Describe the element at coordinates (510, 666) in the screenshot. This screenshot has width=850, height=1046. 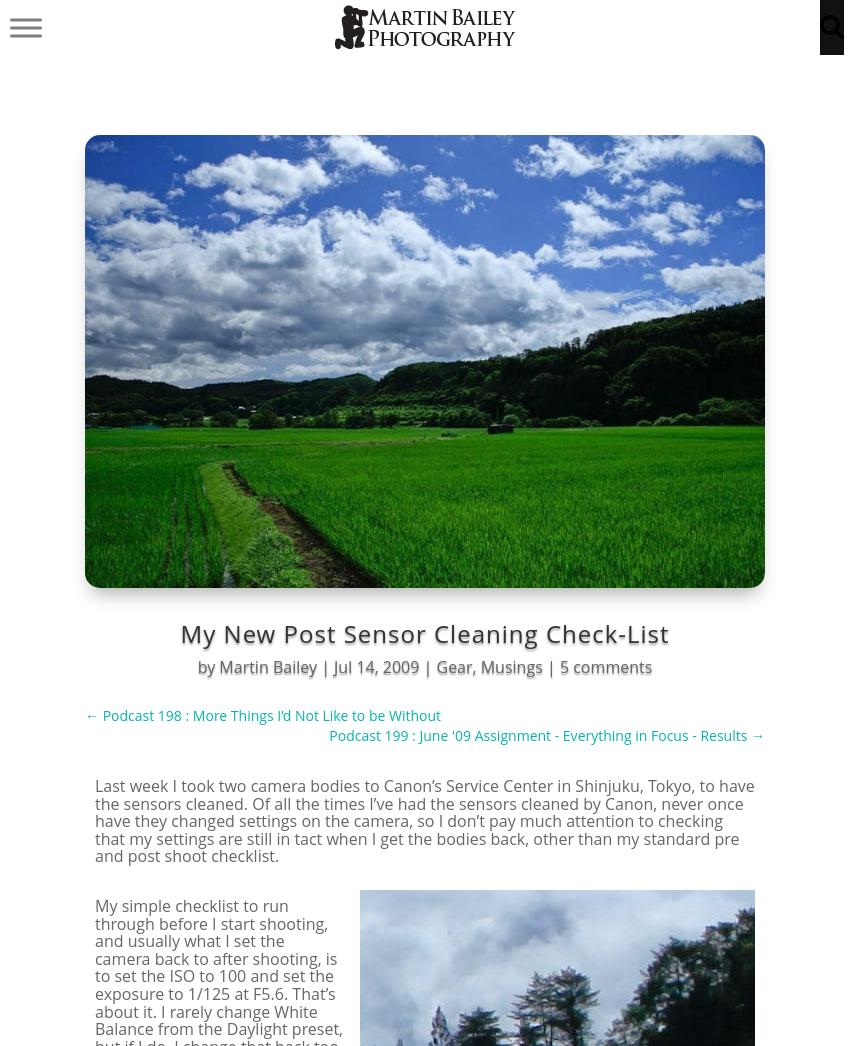
I see `'Musings'` at that location.